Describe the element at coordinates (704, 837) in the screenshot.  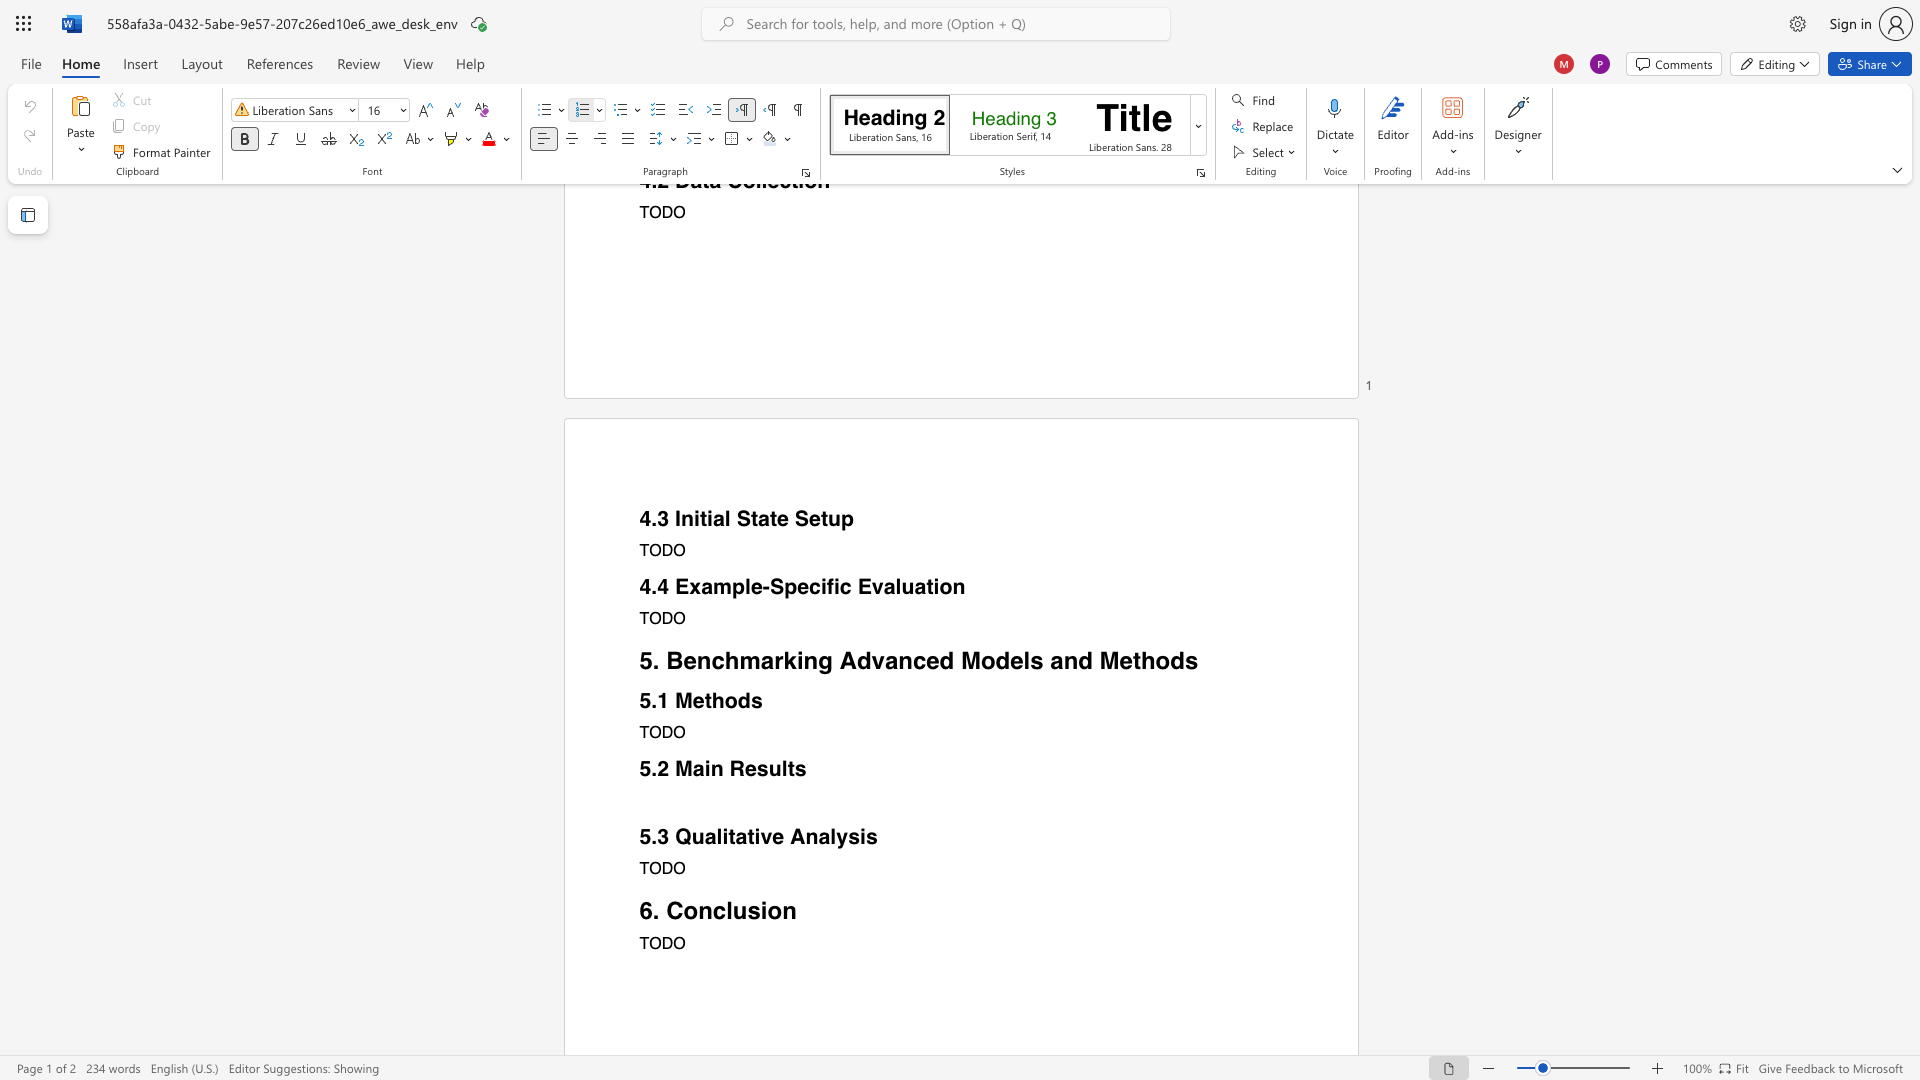
I see `the space between the continuous character "u" and "a" in the text` at that location.